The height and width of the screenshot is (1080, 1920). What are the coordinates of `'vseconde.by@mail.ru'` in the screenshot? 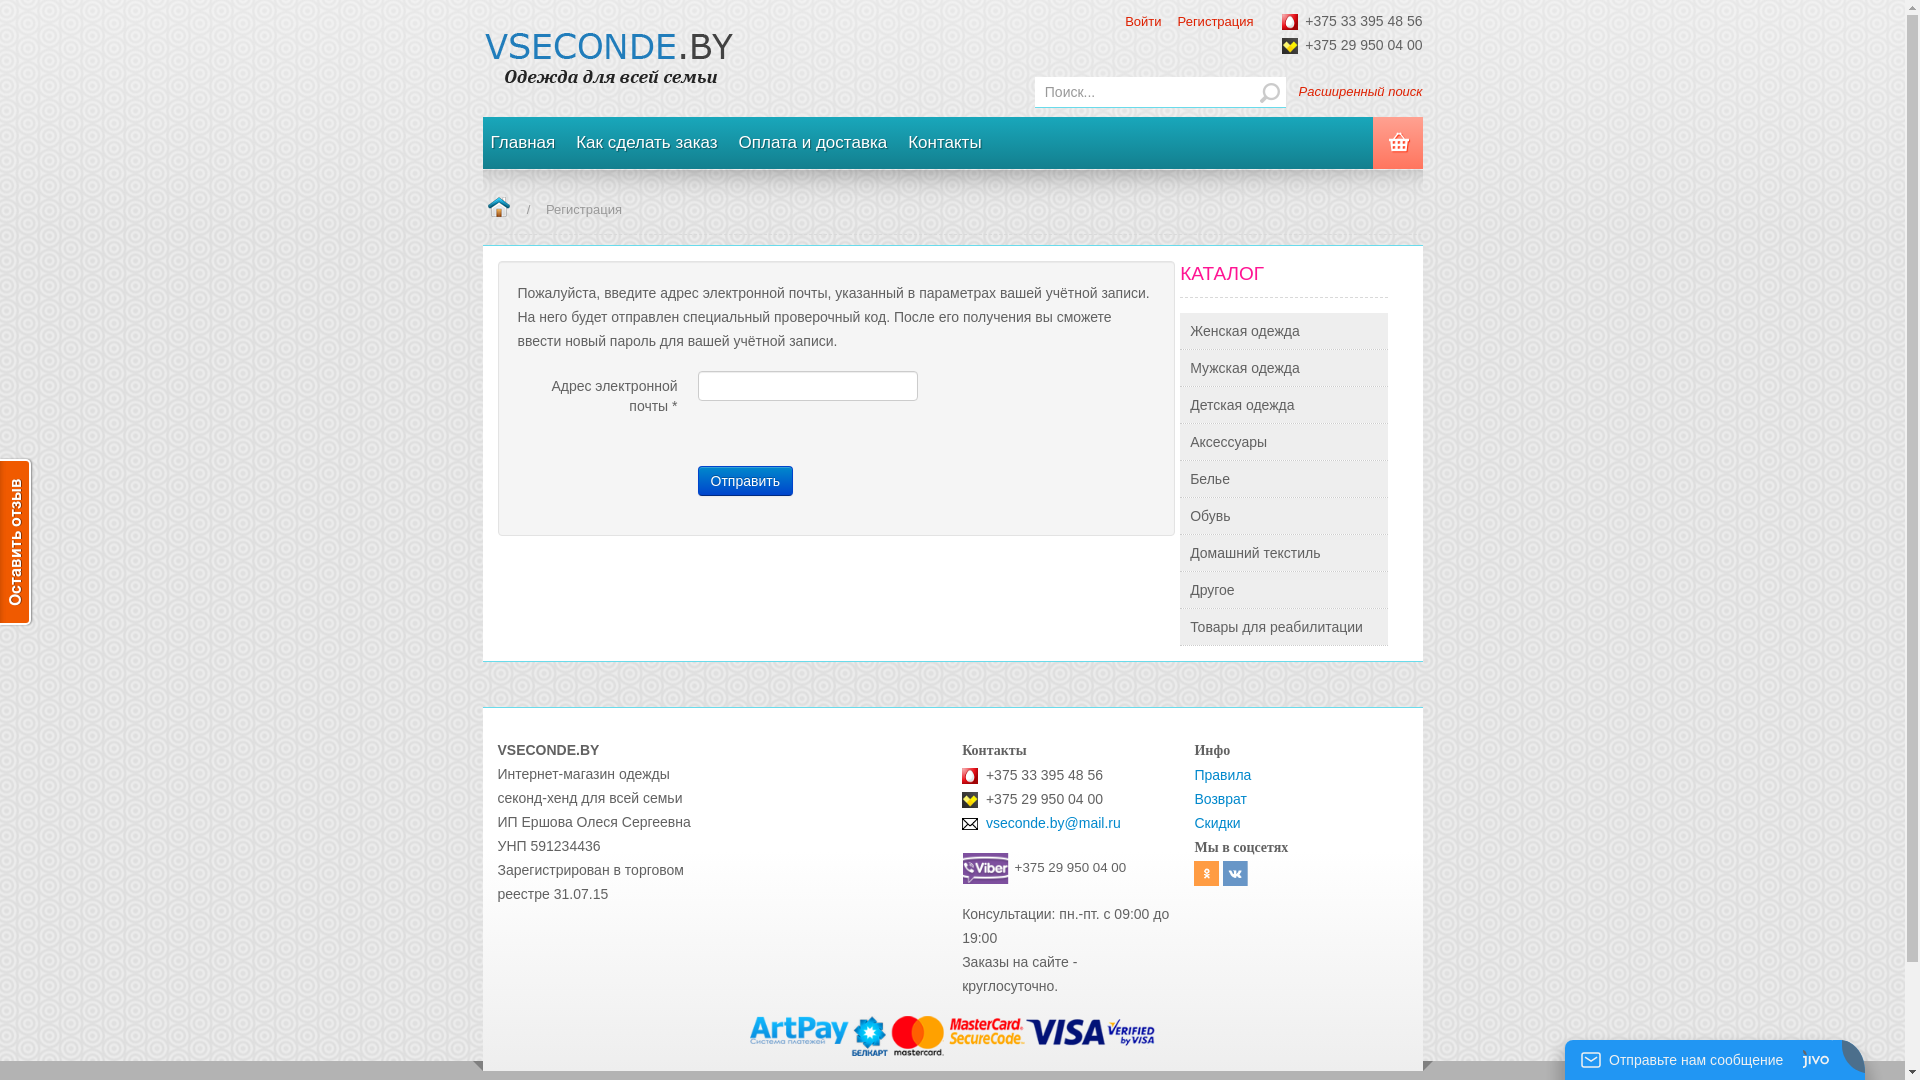 It's located at (1052, 822).